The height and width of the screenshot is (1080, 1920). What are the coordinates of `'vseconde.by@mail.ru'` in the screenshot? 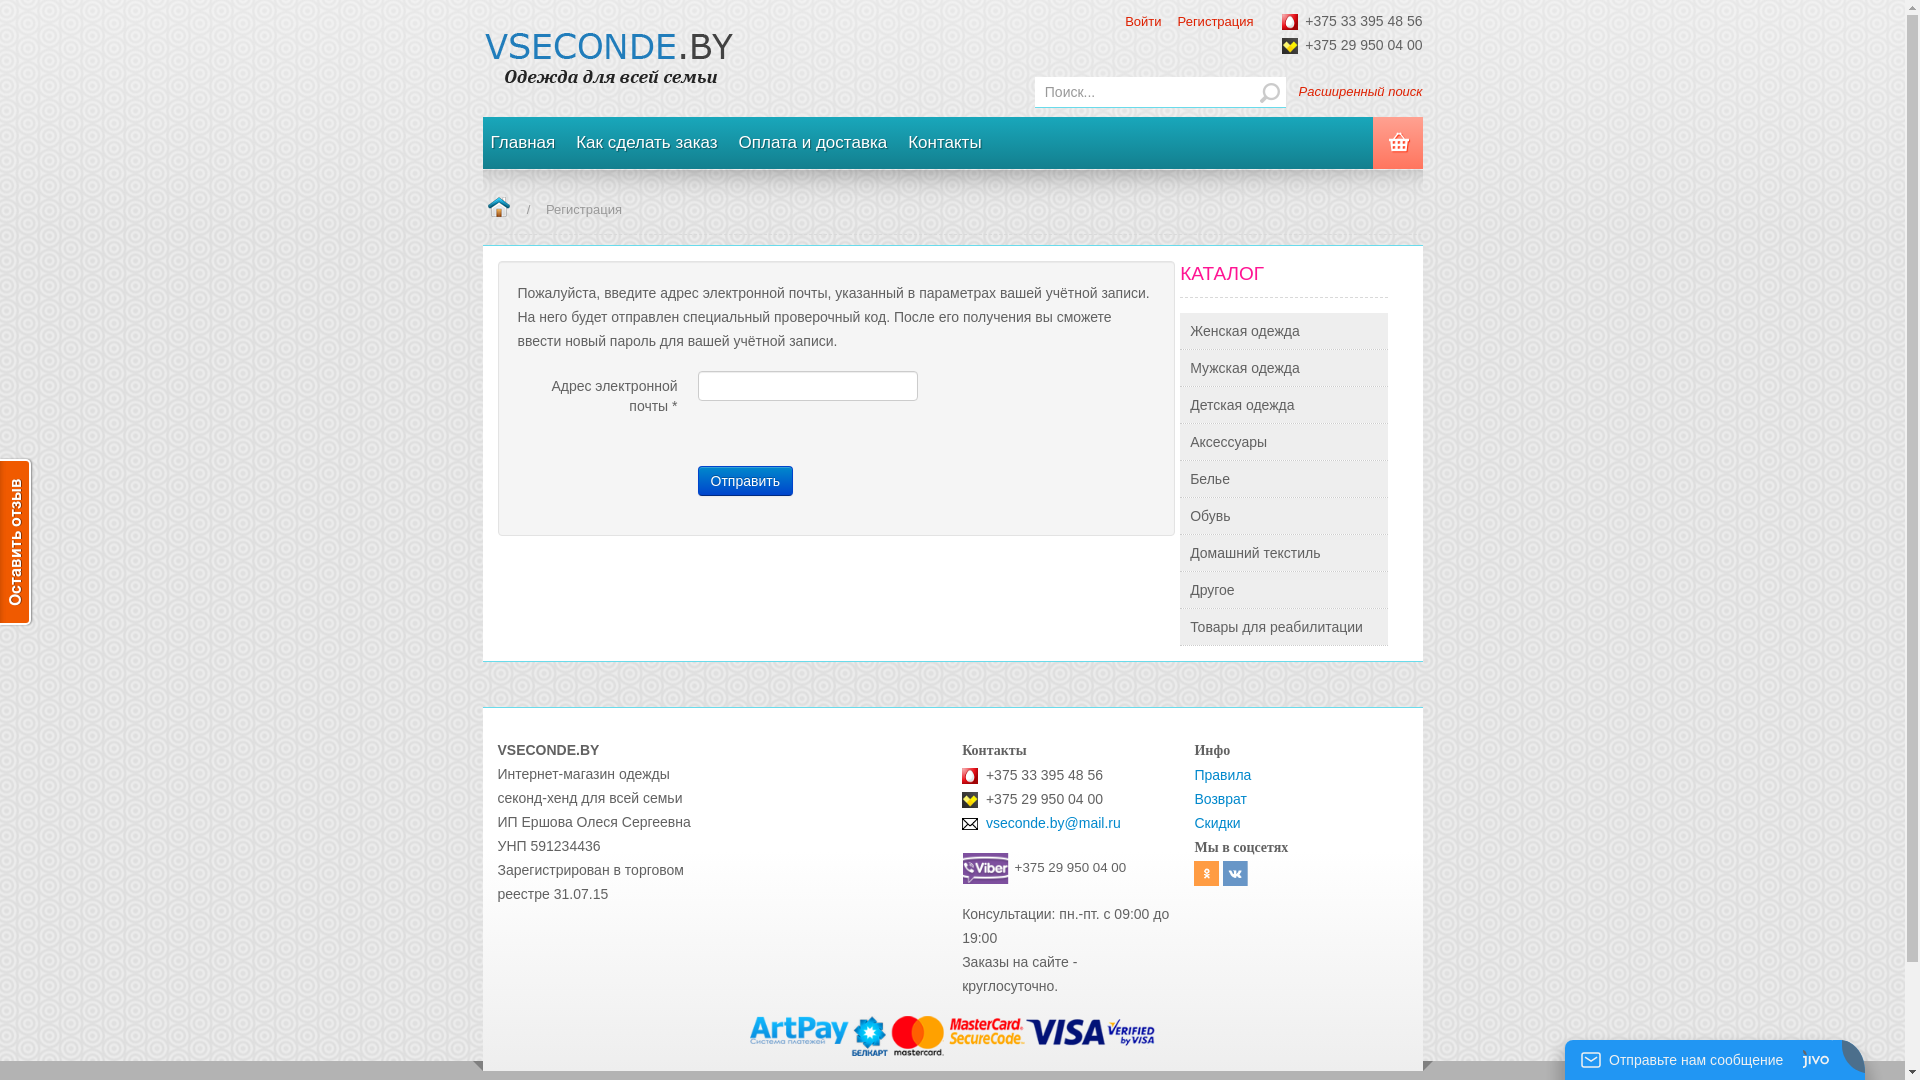 It's located at (1052, 822).